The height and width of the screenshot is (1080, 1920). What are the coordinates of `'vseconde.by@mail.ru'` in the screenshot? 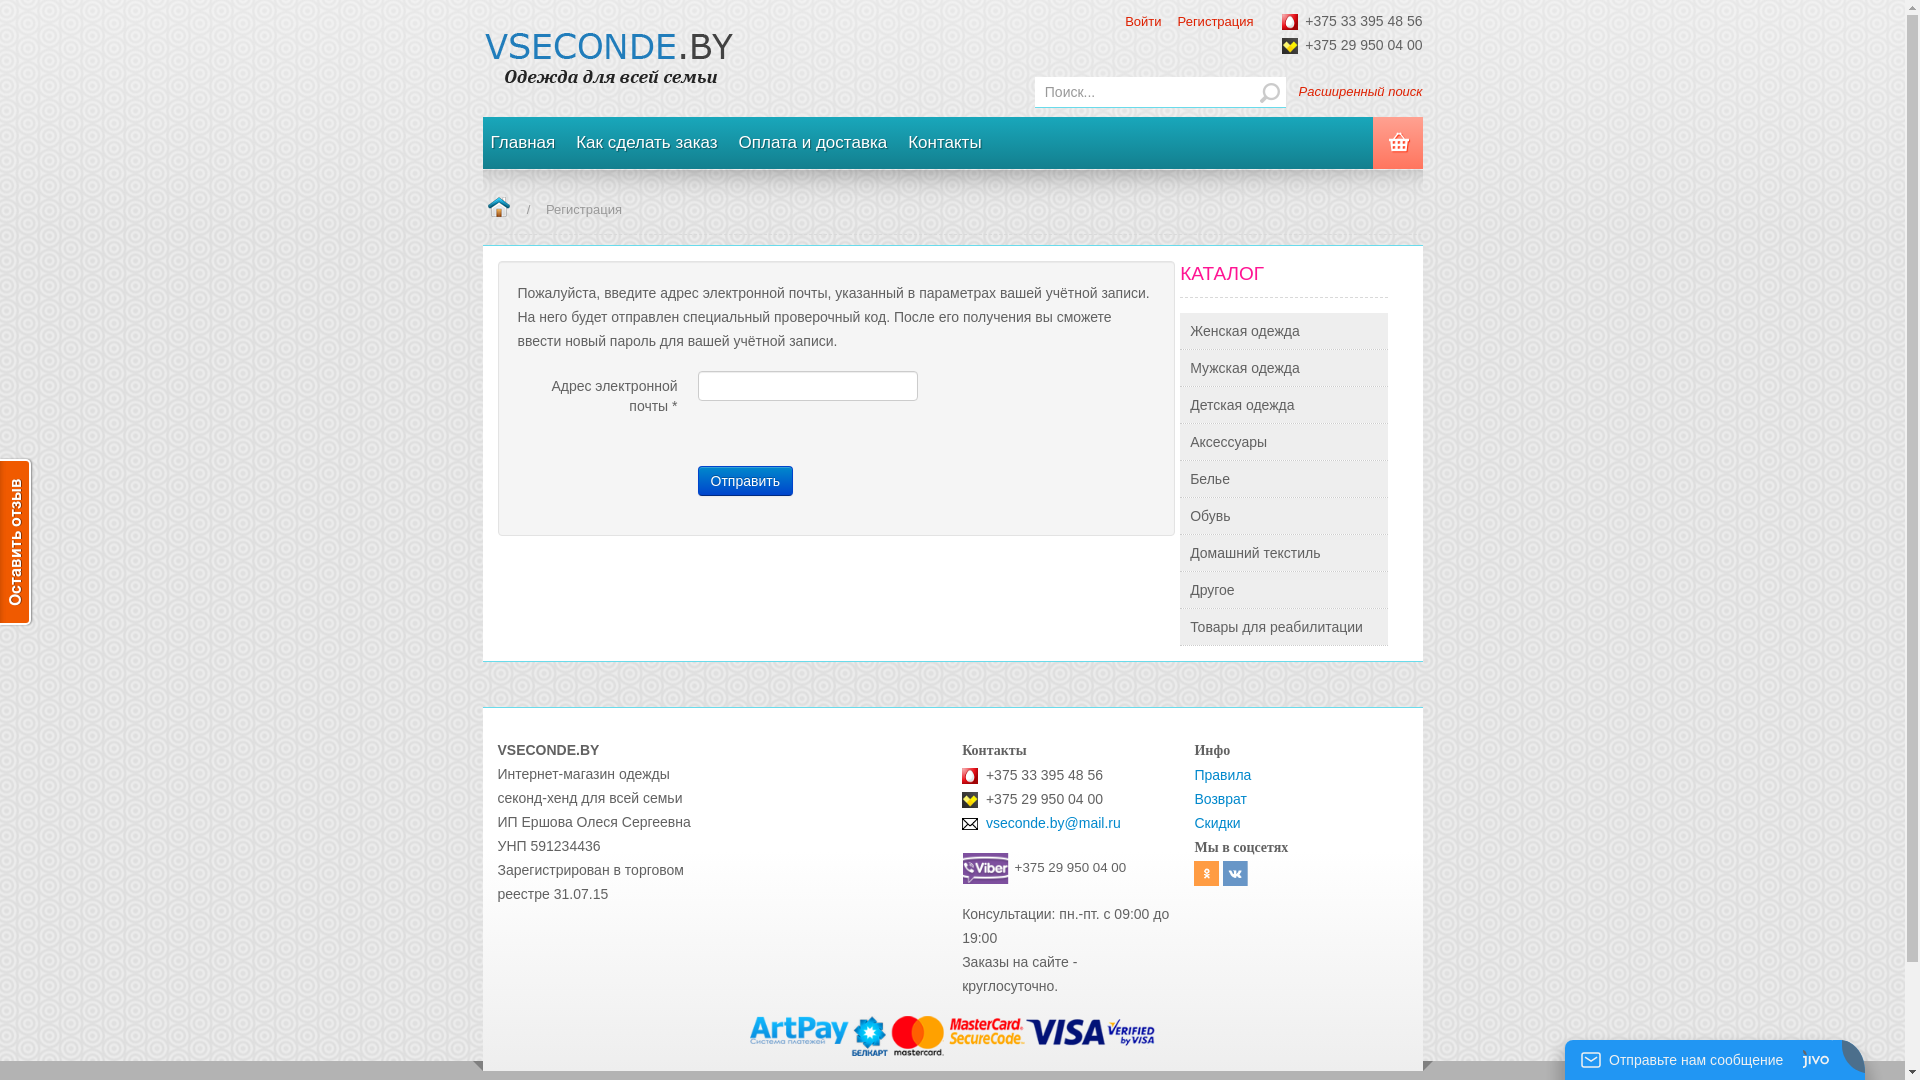 It's located at (1052, 822).